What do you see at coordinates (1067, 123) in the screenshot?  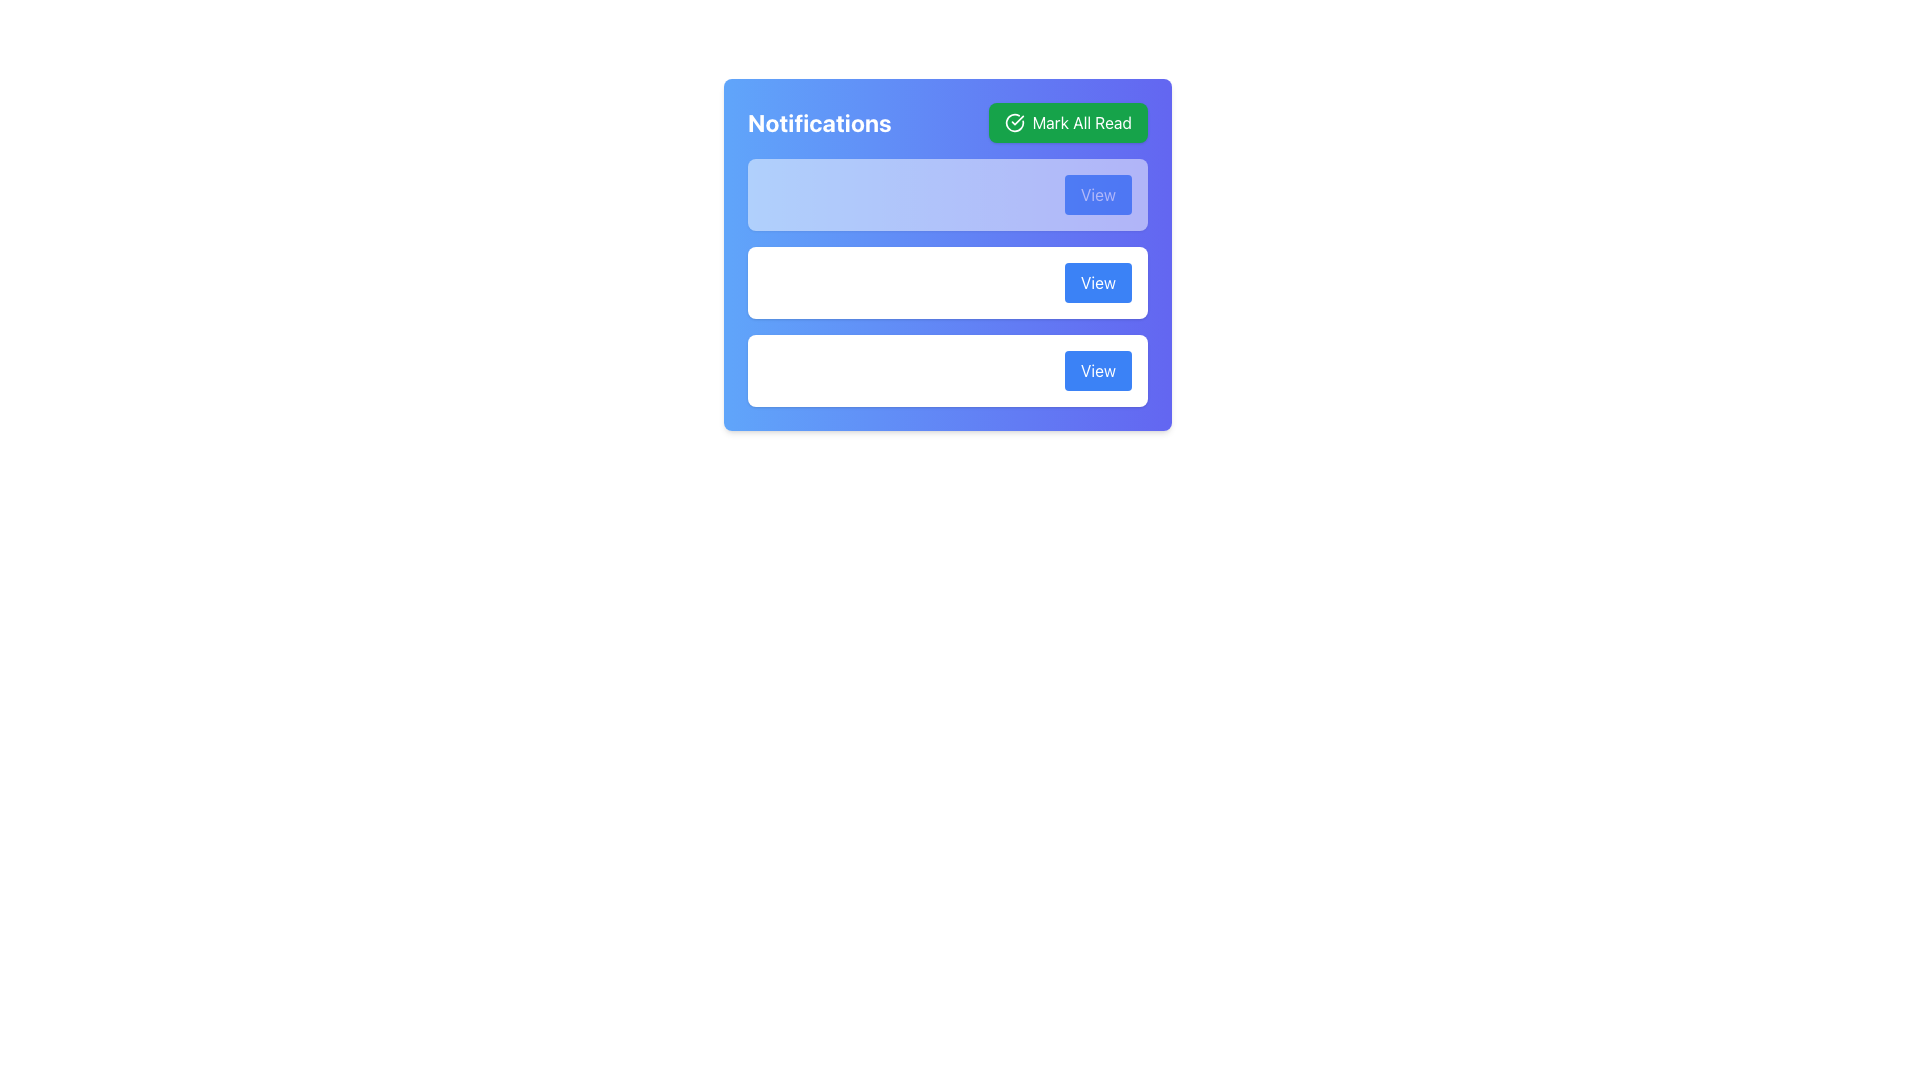 I see `the green 'Mark All Read' button with rounded corners and a check mark icon` at bounding box center [1067, 123].